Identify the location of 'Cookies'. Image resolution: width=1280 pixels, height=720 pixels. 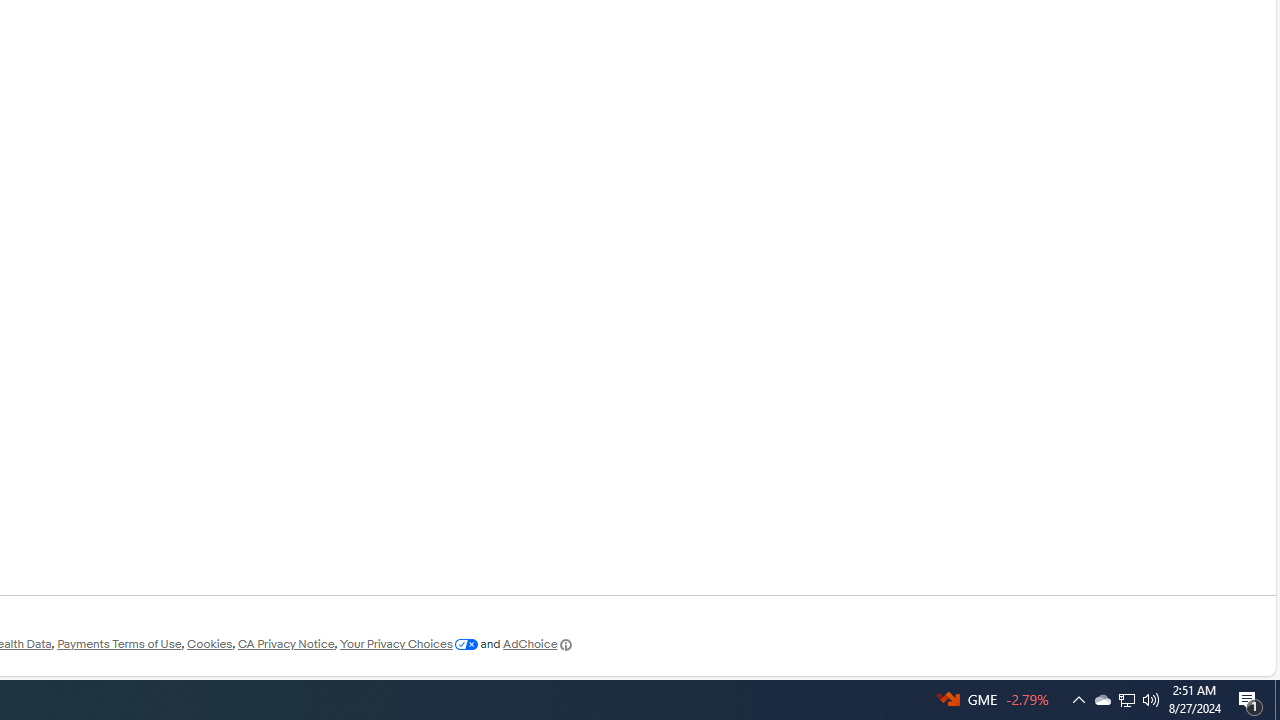
(209, 644).